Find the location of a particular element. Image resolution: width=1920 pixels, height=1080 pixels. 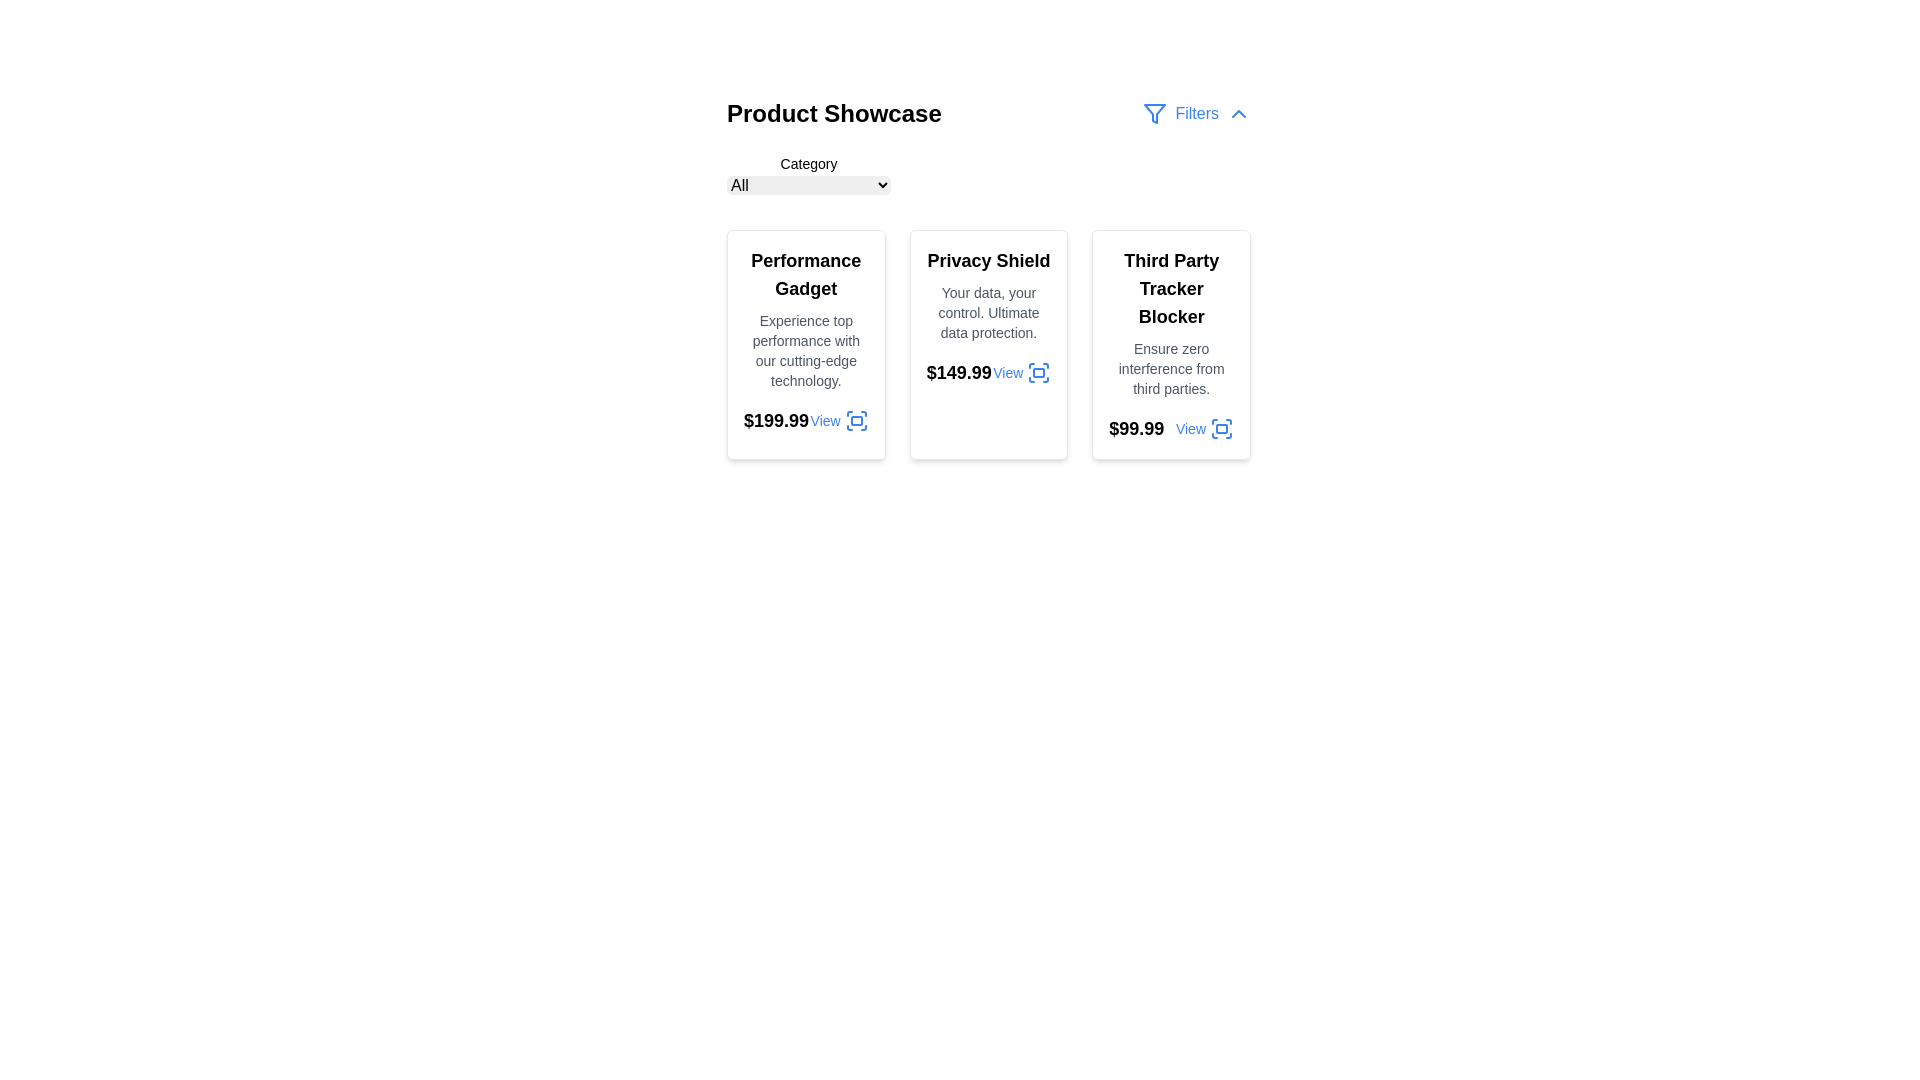

the Price label element displaying '$199.99' located in the bottom-left section of the first card under the 'Product Showcase' heading is located at coordinates (775, 419).